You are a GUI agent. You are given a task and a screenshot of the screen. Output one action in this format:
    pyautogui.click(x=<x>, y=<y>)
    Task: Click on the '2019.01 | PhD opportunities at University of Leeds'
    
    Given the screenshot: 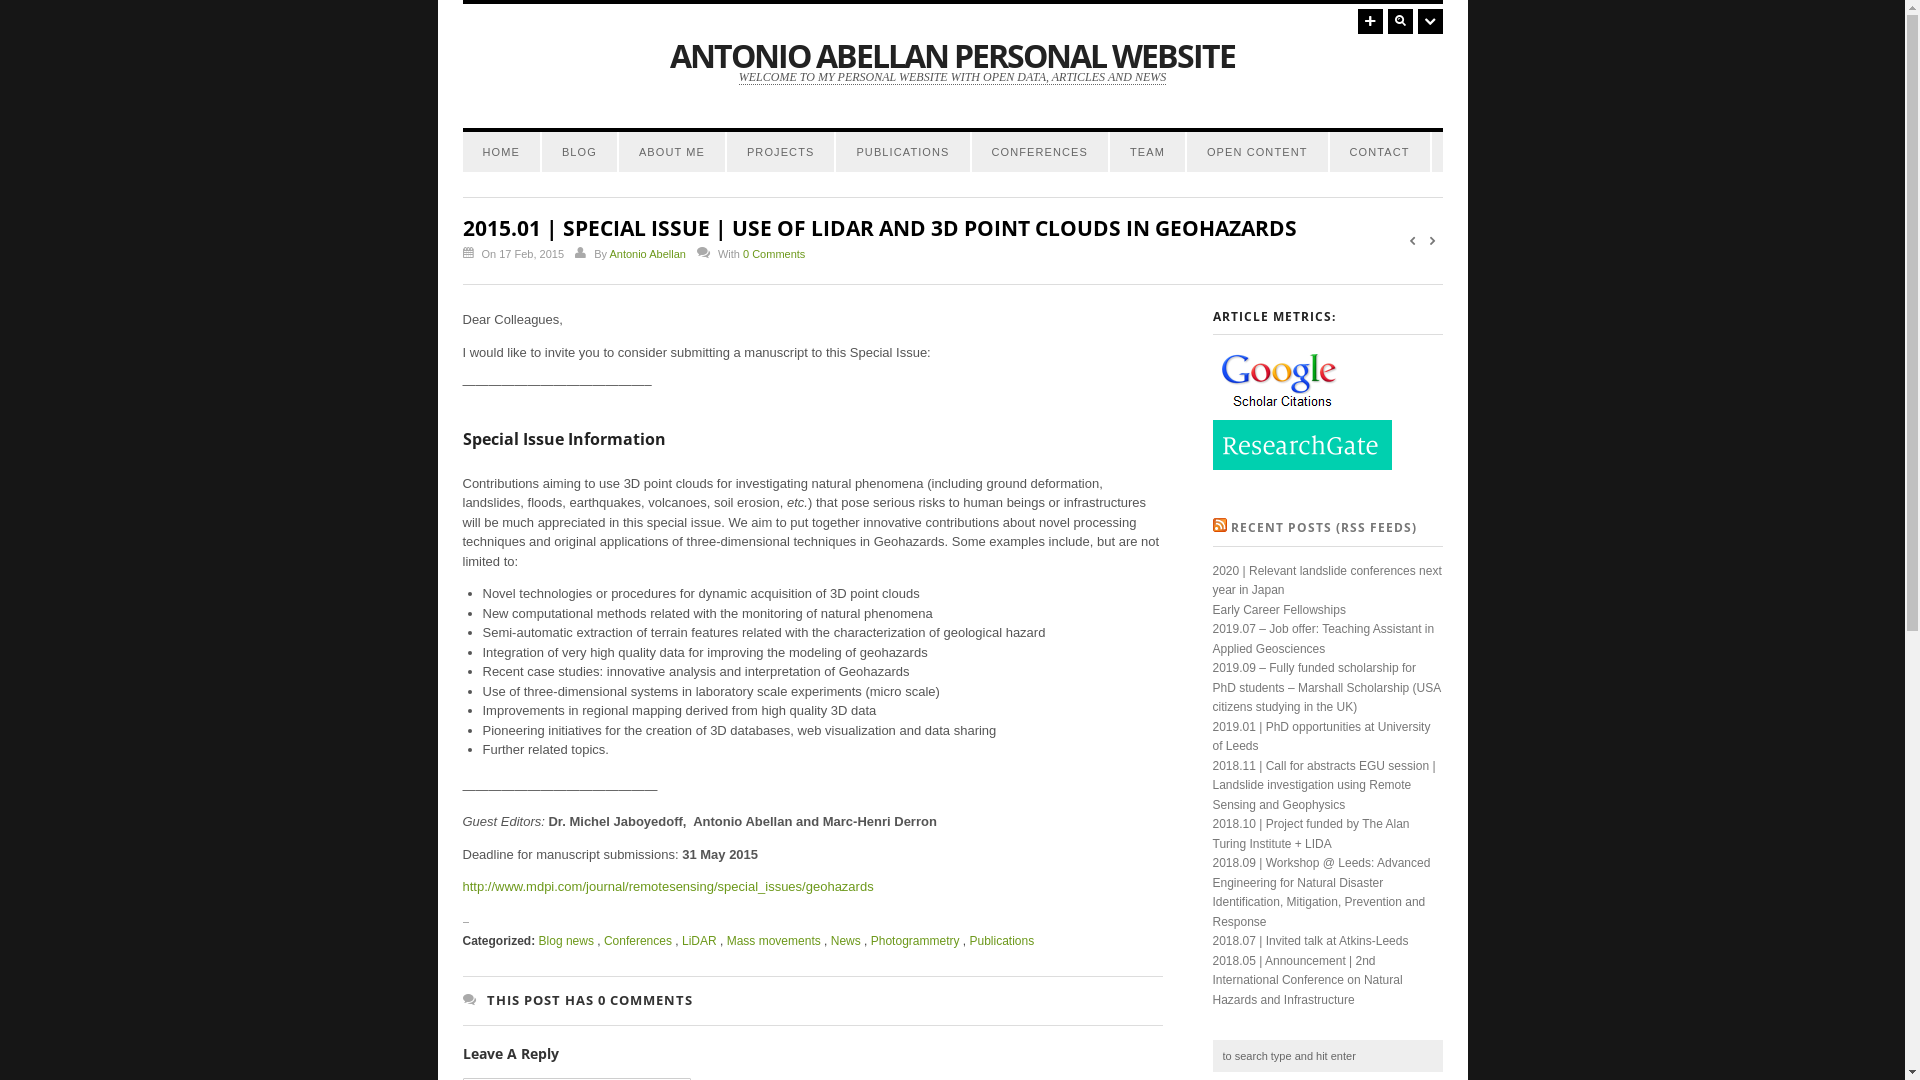 What is the action you would take?
    pyautogui.click(x=1320, y=736)
    